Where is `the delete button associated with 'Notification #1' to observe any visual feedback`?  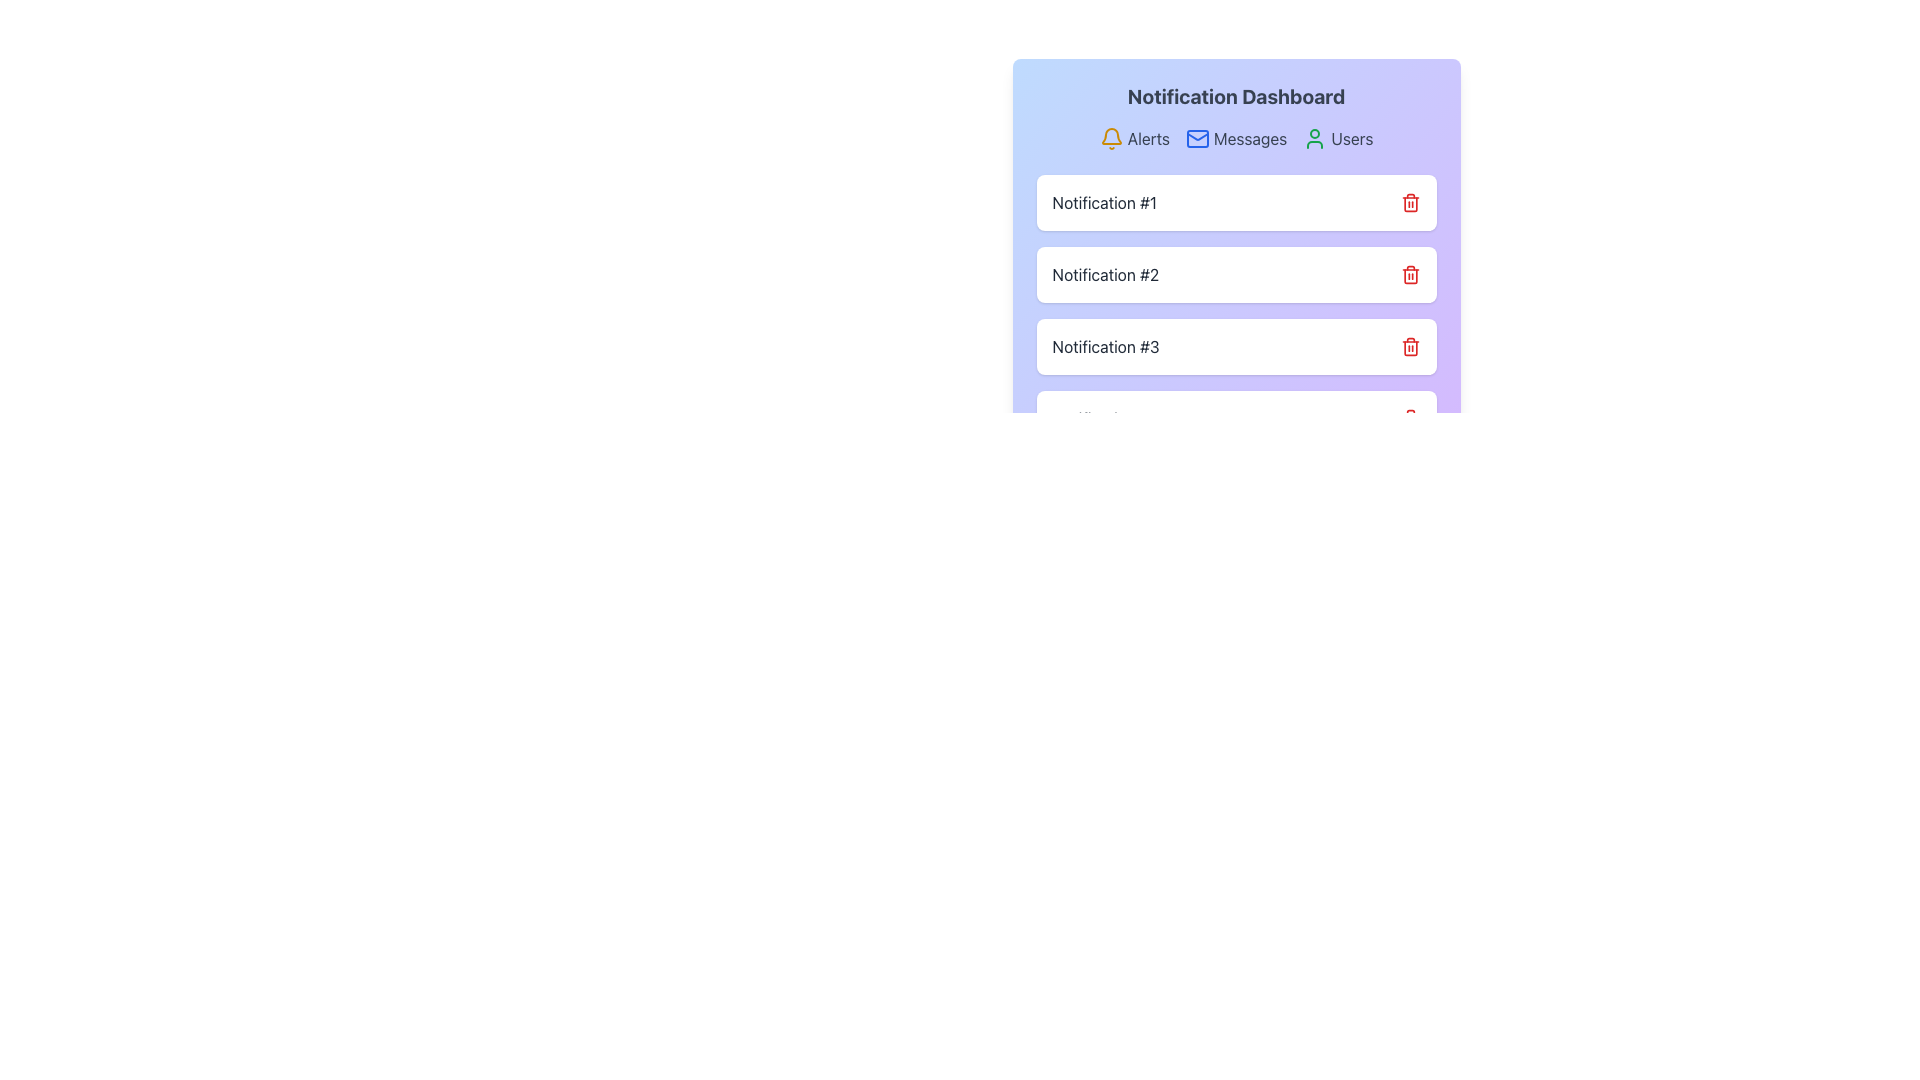
the delete button associated with 'Notification #1' to observe any visual feedback is located at coordinates (1409, 203).